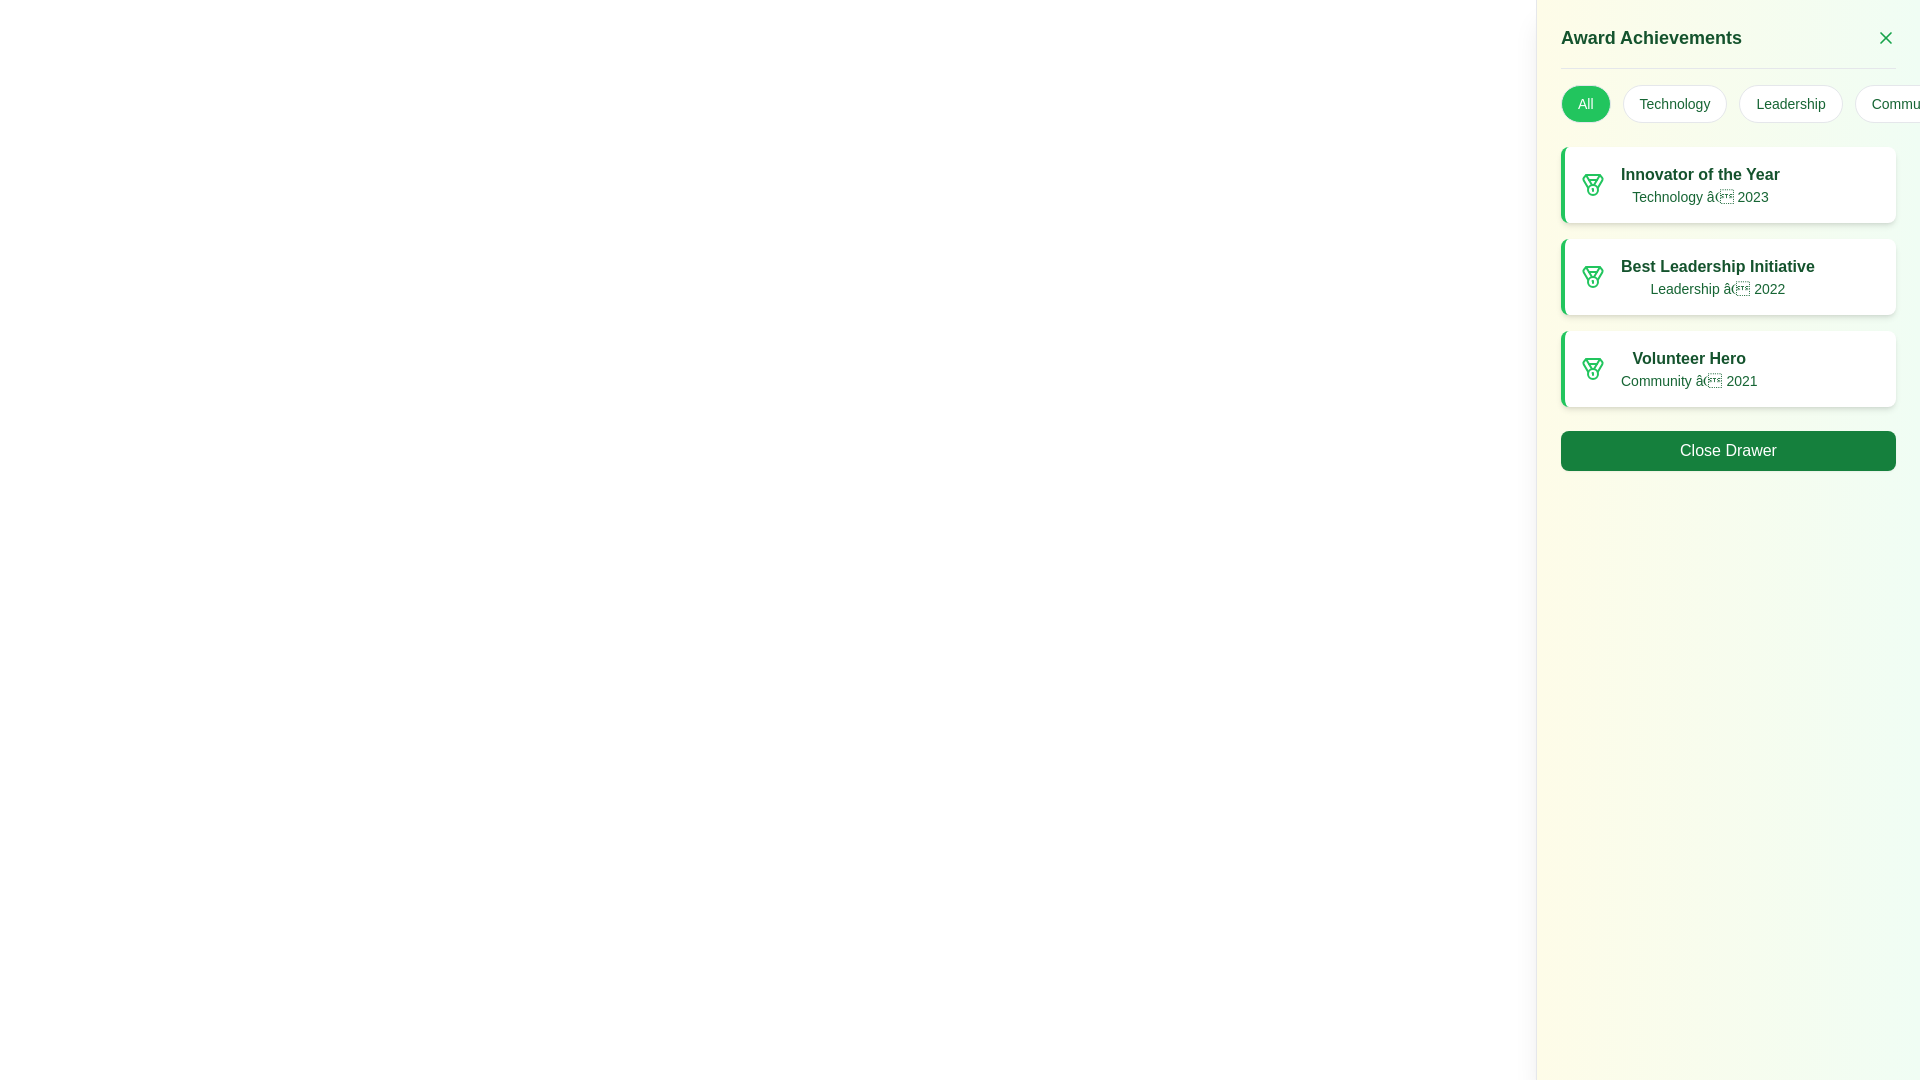  I want to click on the Close Button Icon, which is a small 'X' shaped icon located in the top-right corner next to 'Award Achievements', so click(1885, 38).